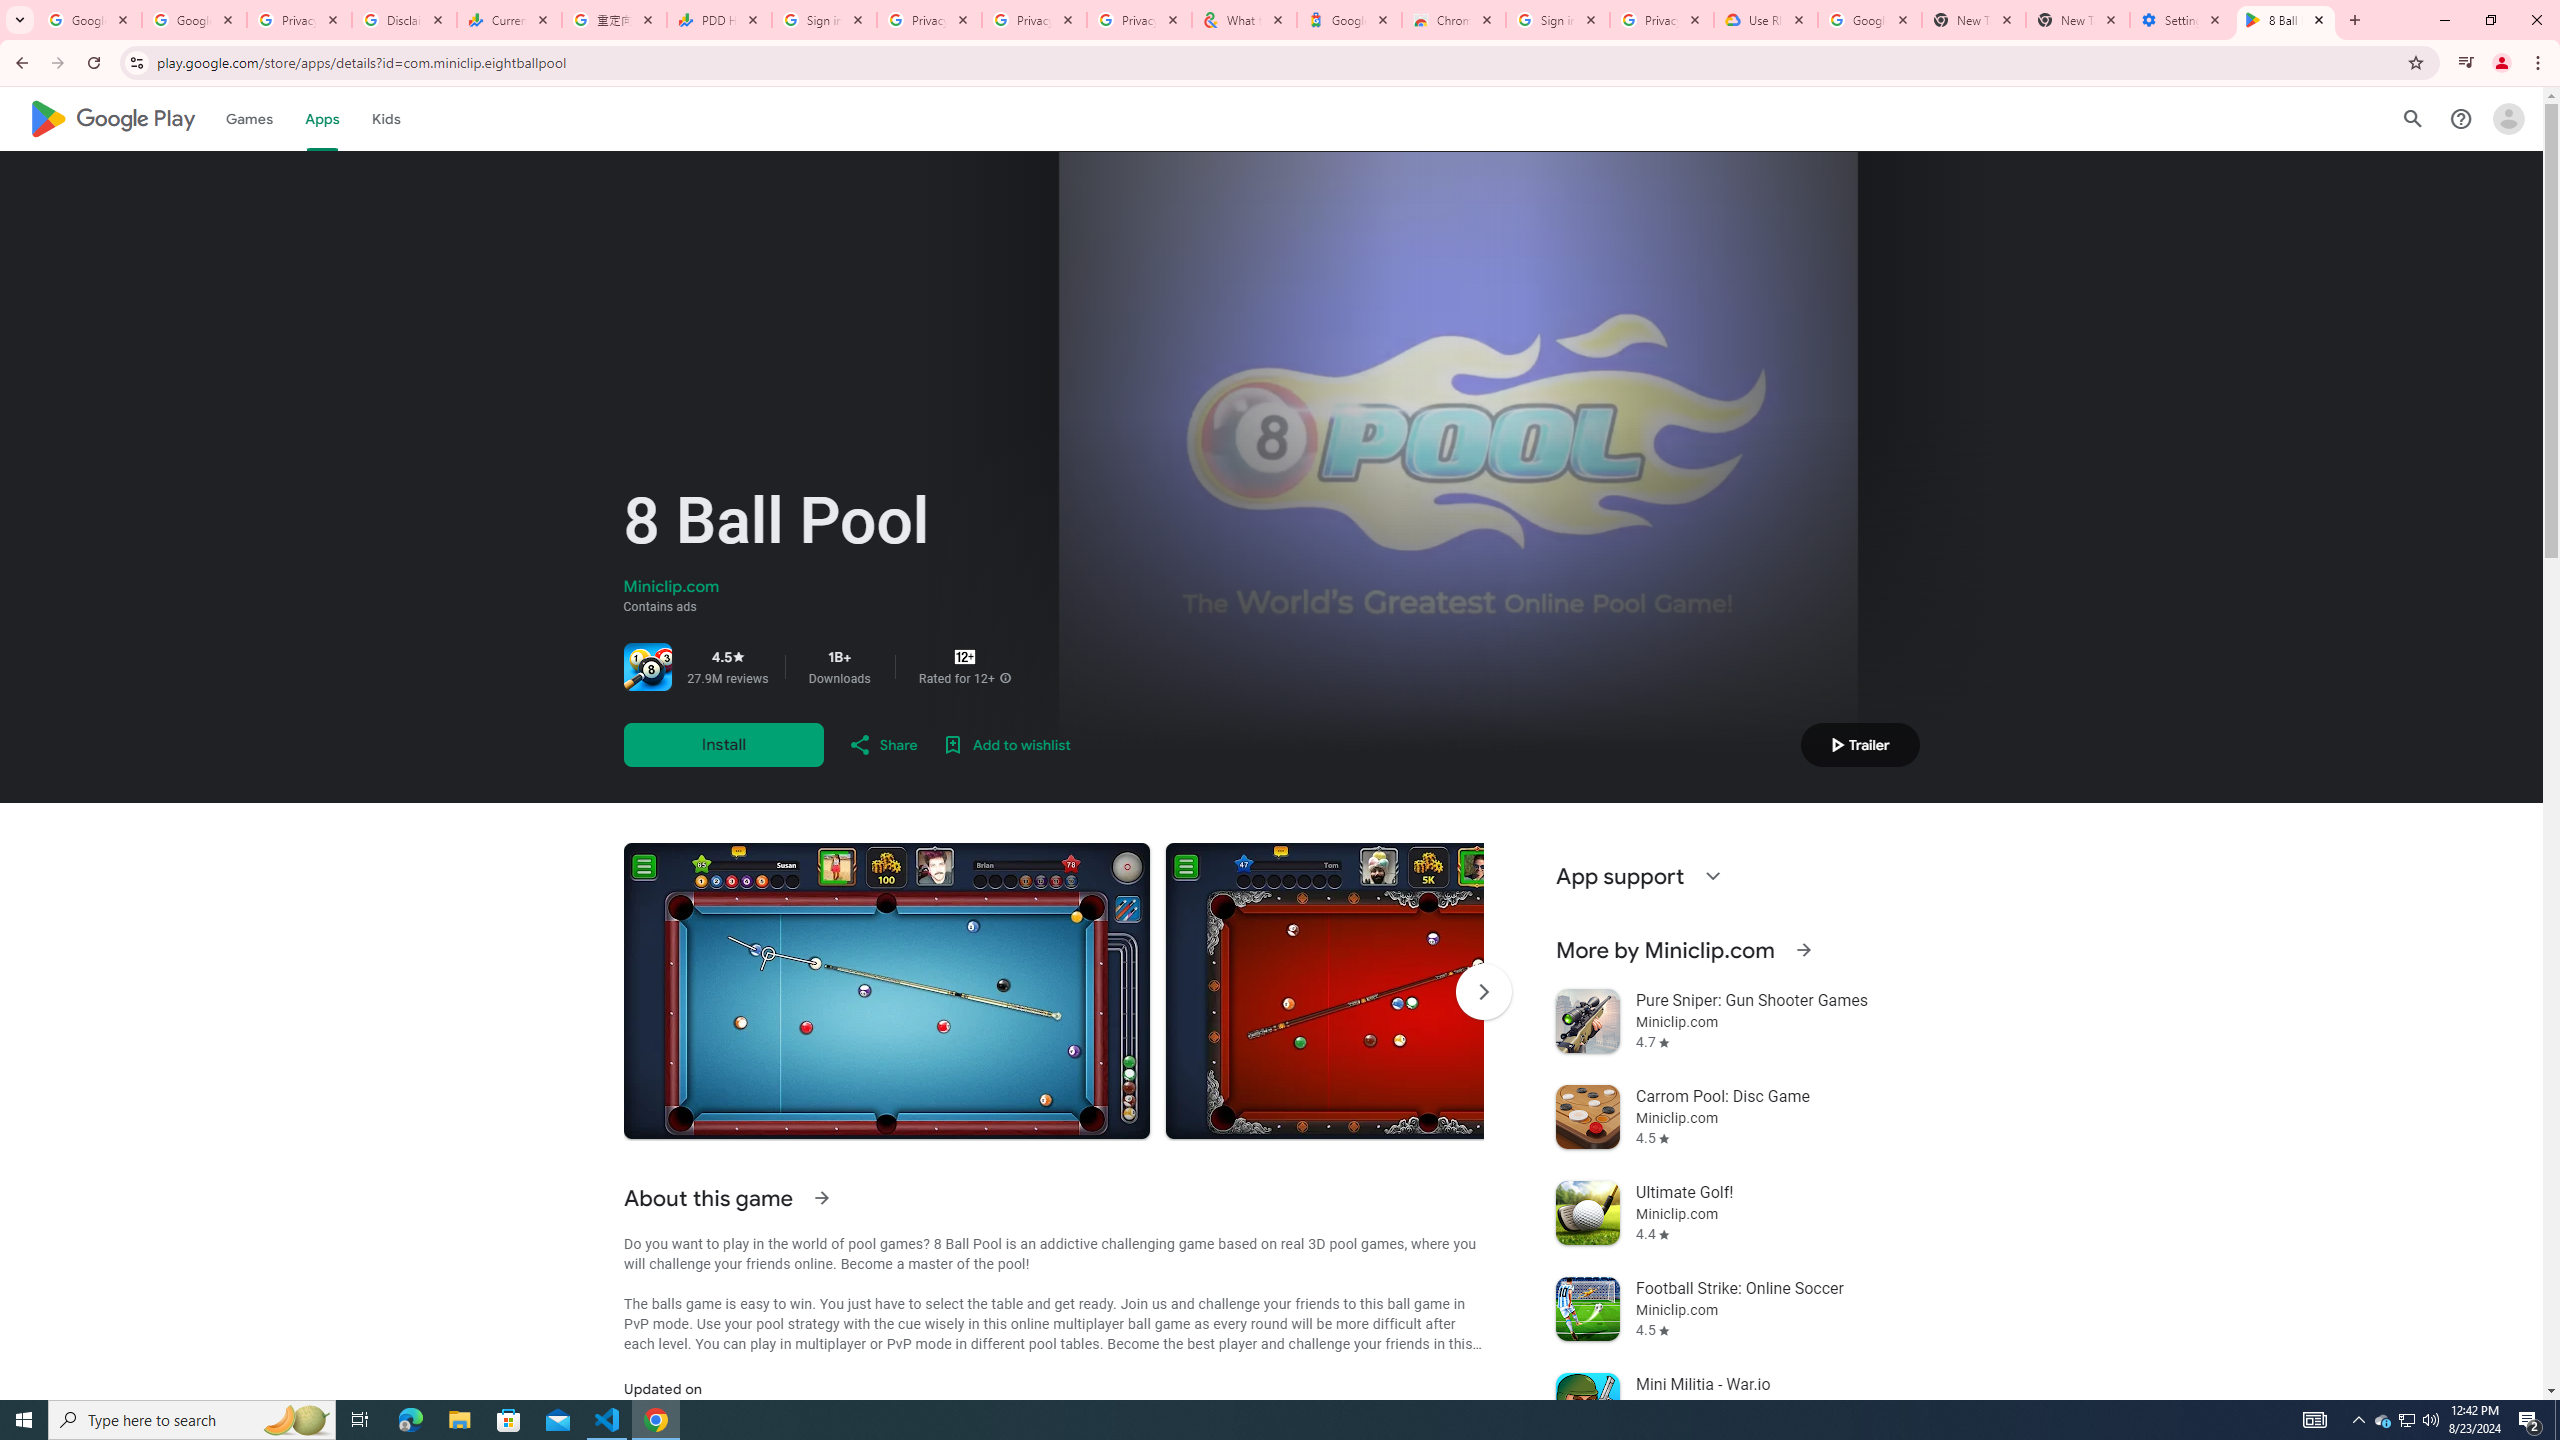 The image size is (2560, 1440). I want to click on 'Chrome Web Store - Color themes by Chrome', so click(1454, 19).